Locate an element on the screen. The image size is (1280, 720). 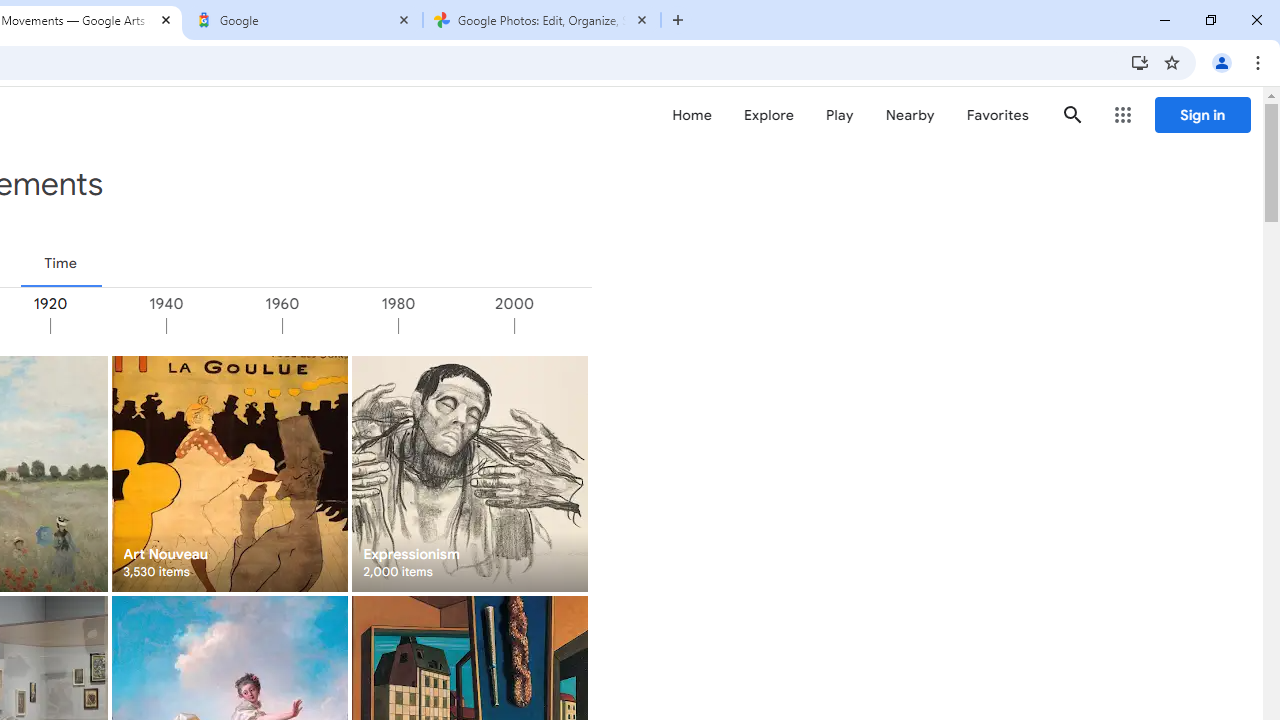
'2000' is located at coordinates (570, 325).